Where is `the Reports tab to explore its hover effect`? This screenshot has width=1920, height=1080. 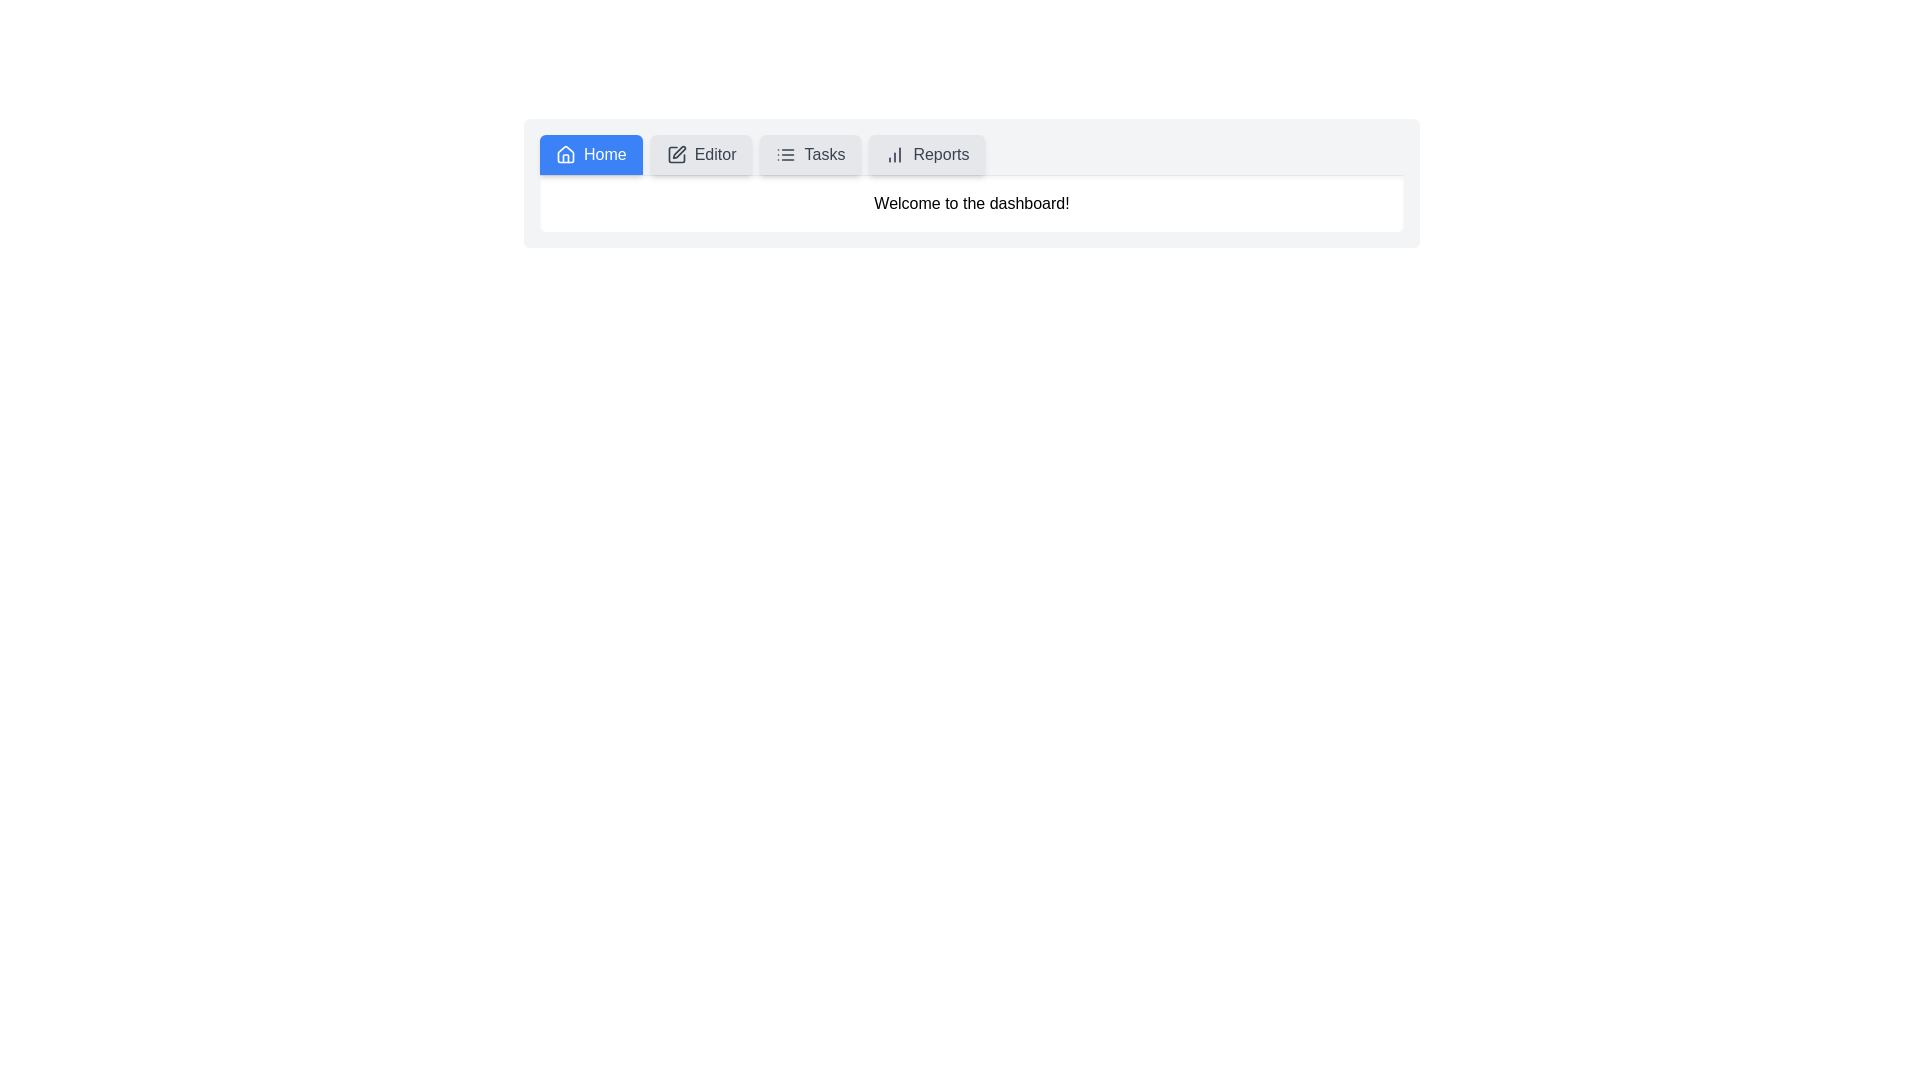 the Reports tab to explore its hover effect is located at coordinates (926, 153).